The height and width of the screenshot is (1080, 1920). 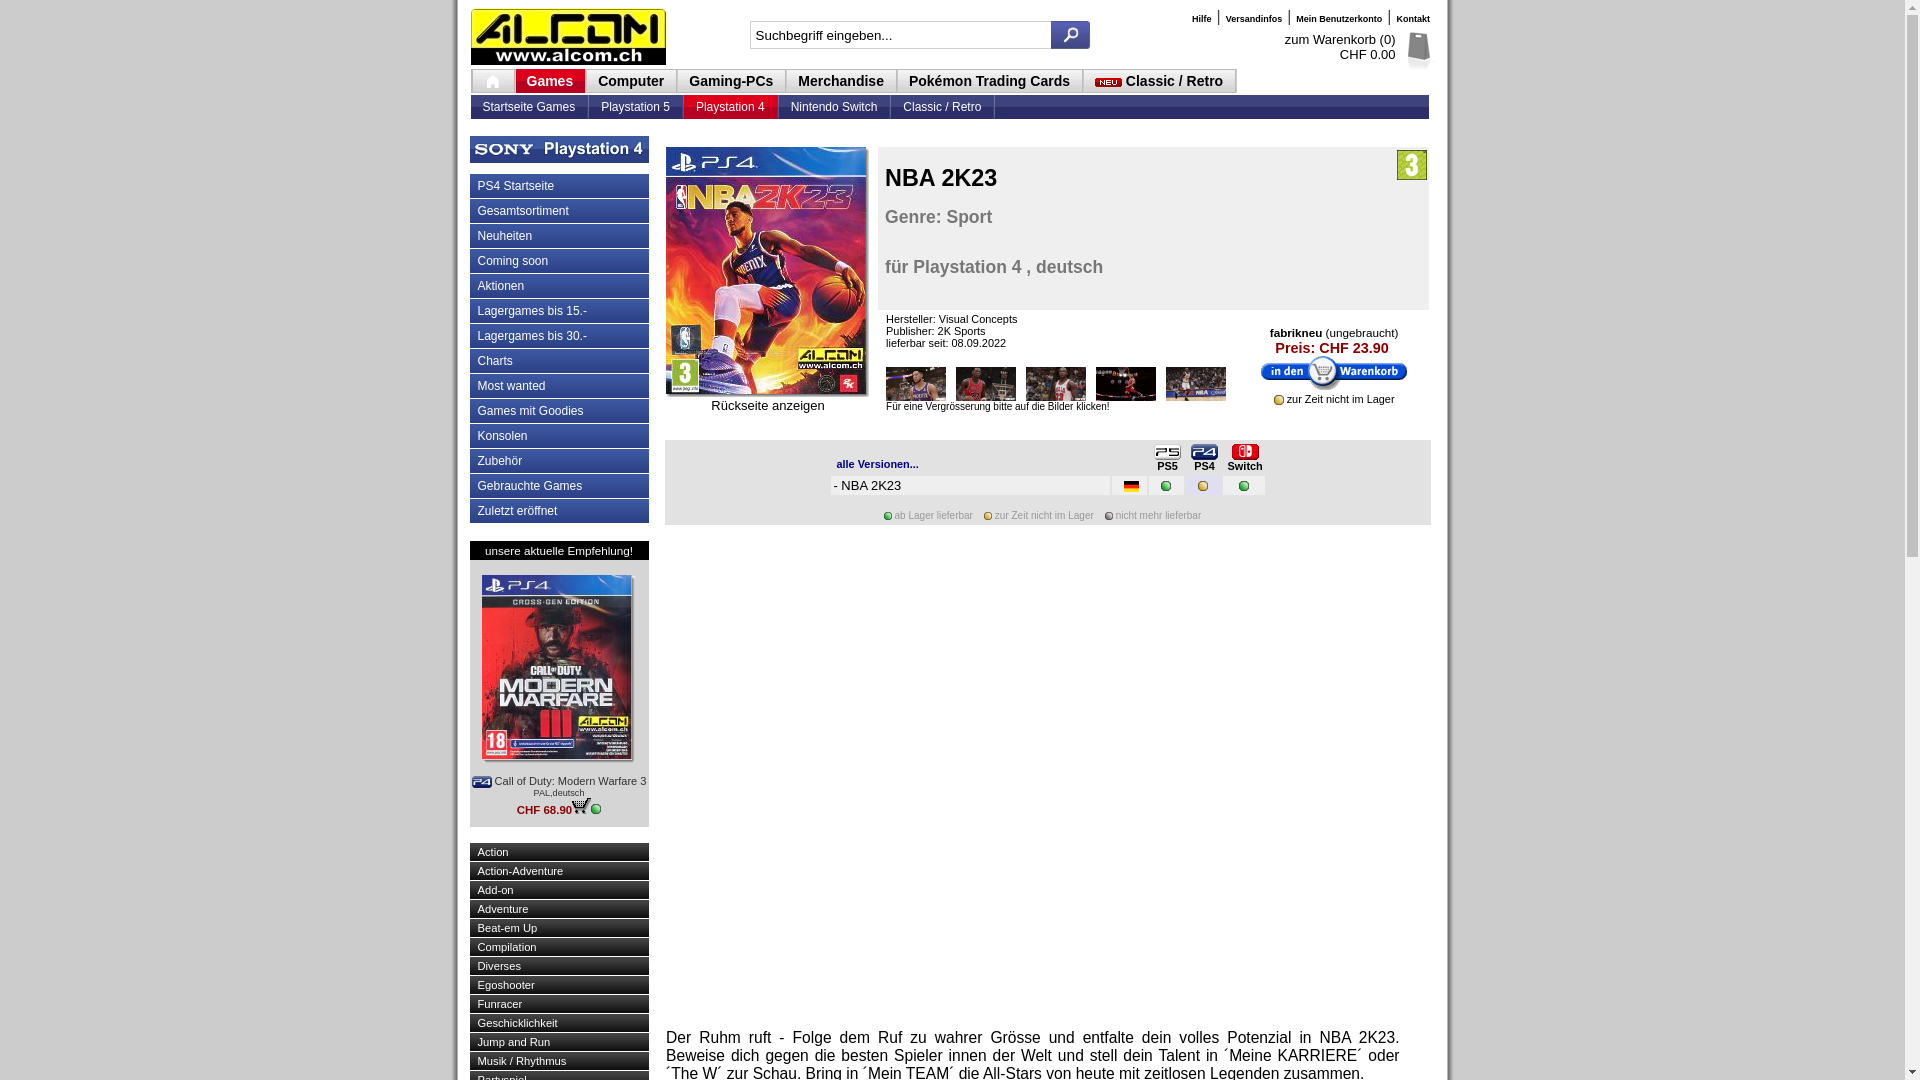 What do you see at coordinates (491, 80) in the screenshot?
I see `'Home'` at bounding box center [491, 80].